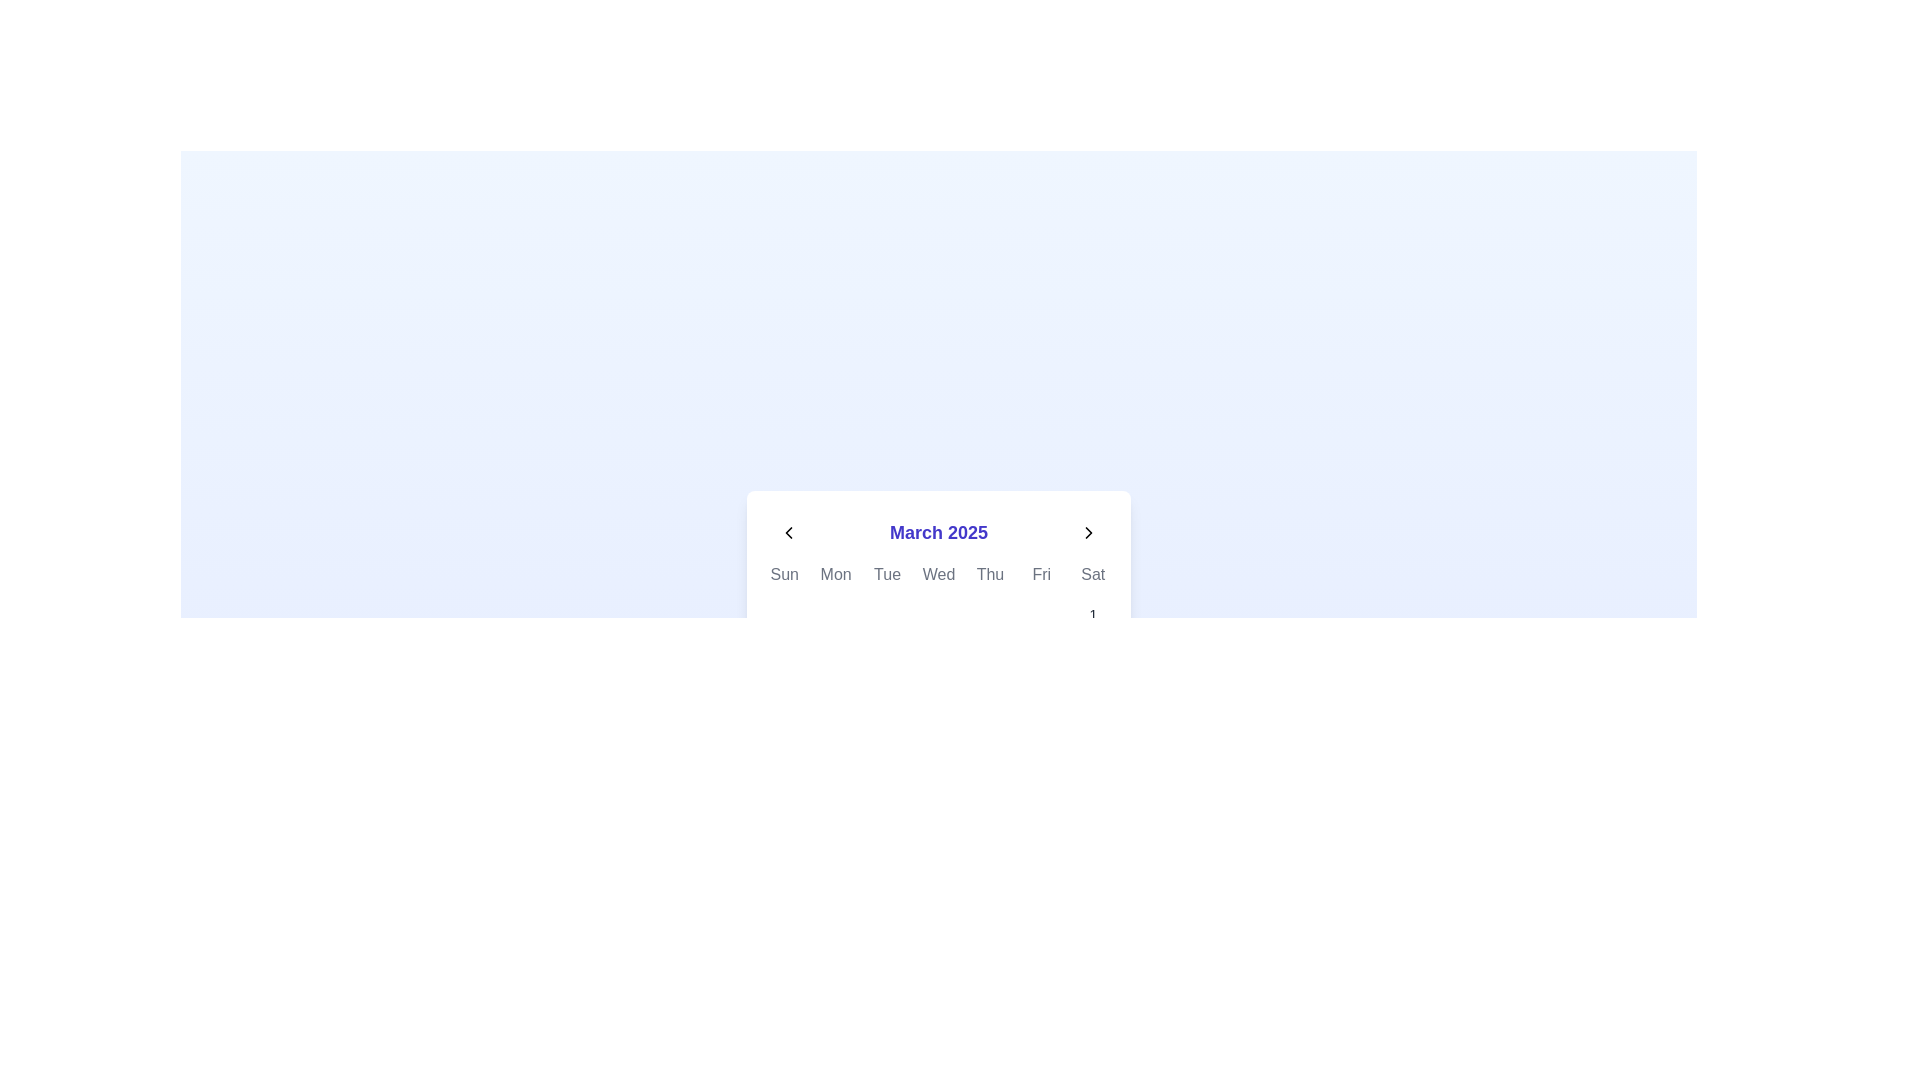  Describe the element at coordinates (787, 531) in the screenshot. I see `the navigation button that moves to the previous increment, located to the left of the text 'March 2025'` at that location.